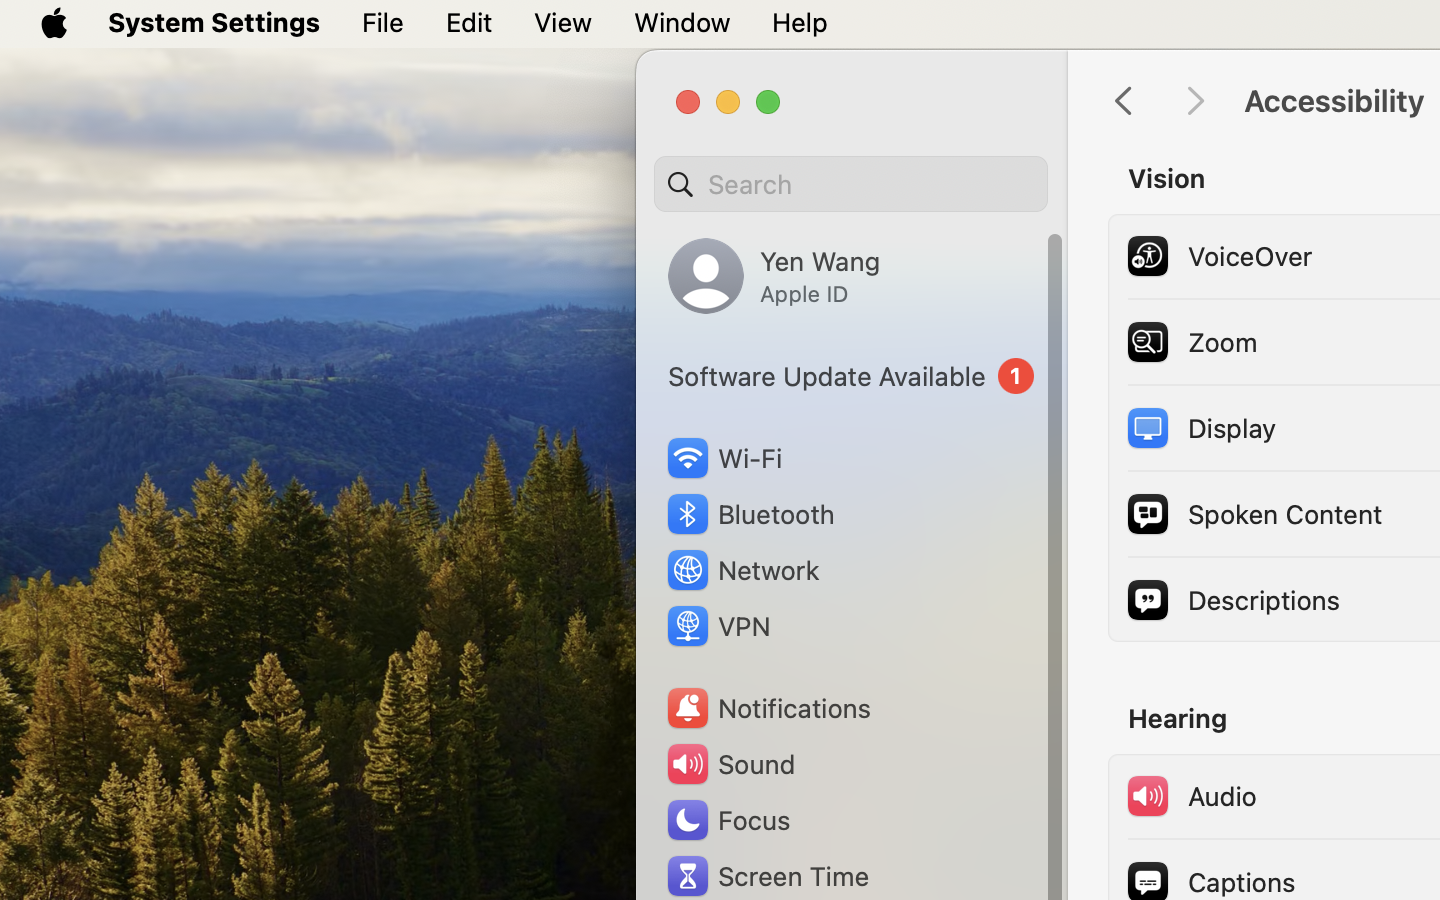 Image resolution: width=1440 pixels, height=900 pixels. What do you see at coordinates (726, 819) in the screenshot?
I see `'Focus'` at bounding box center [726, 819].